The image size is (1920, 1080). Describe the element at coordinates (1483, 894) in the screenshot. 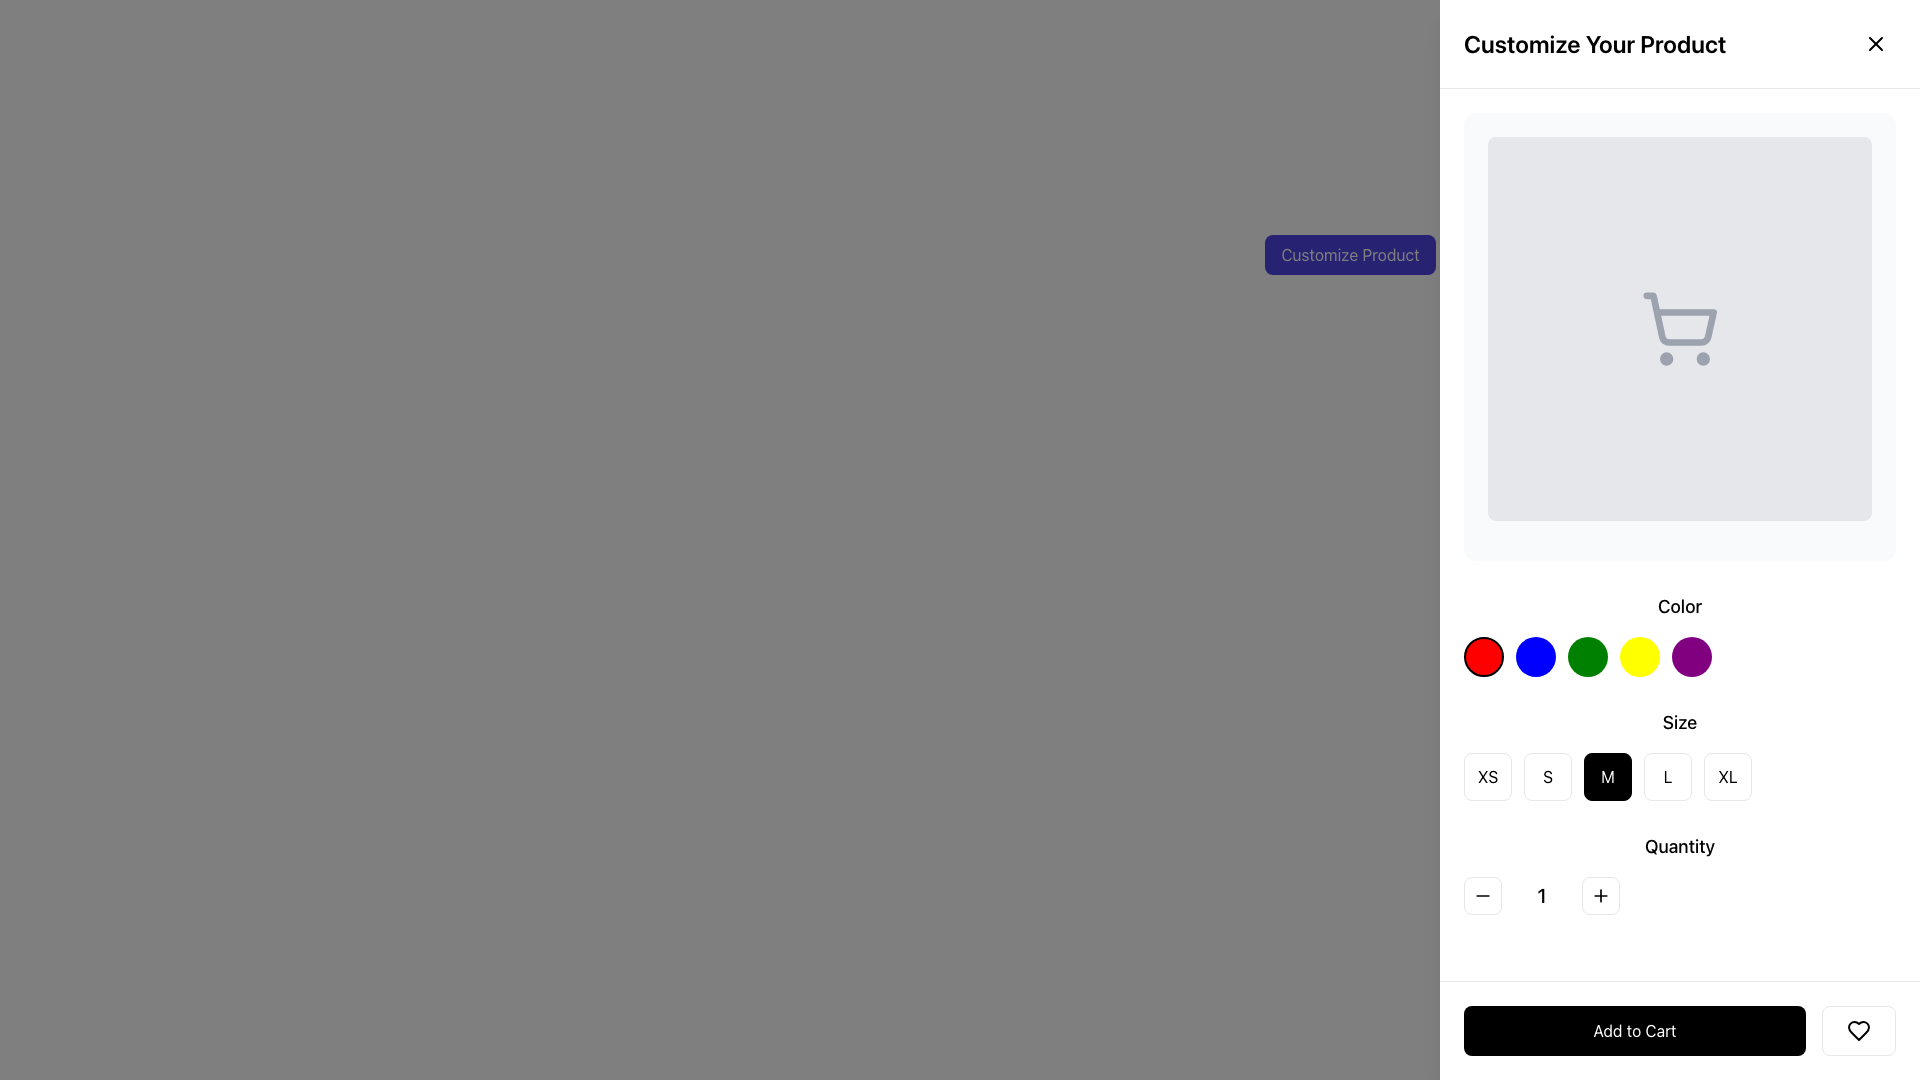

I see `the decrement button located to the left of the quantity counter` at that location.